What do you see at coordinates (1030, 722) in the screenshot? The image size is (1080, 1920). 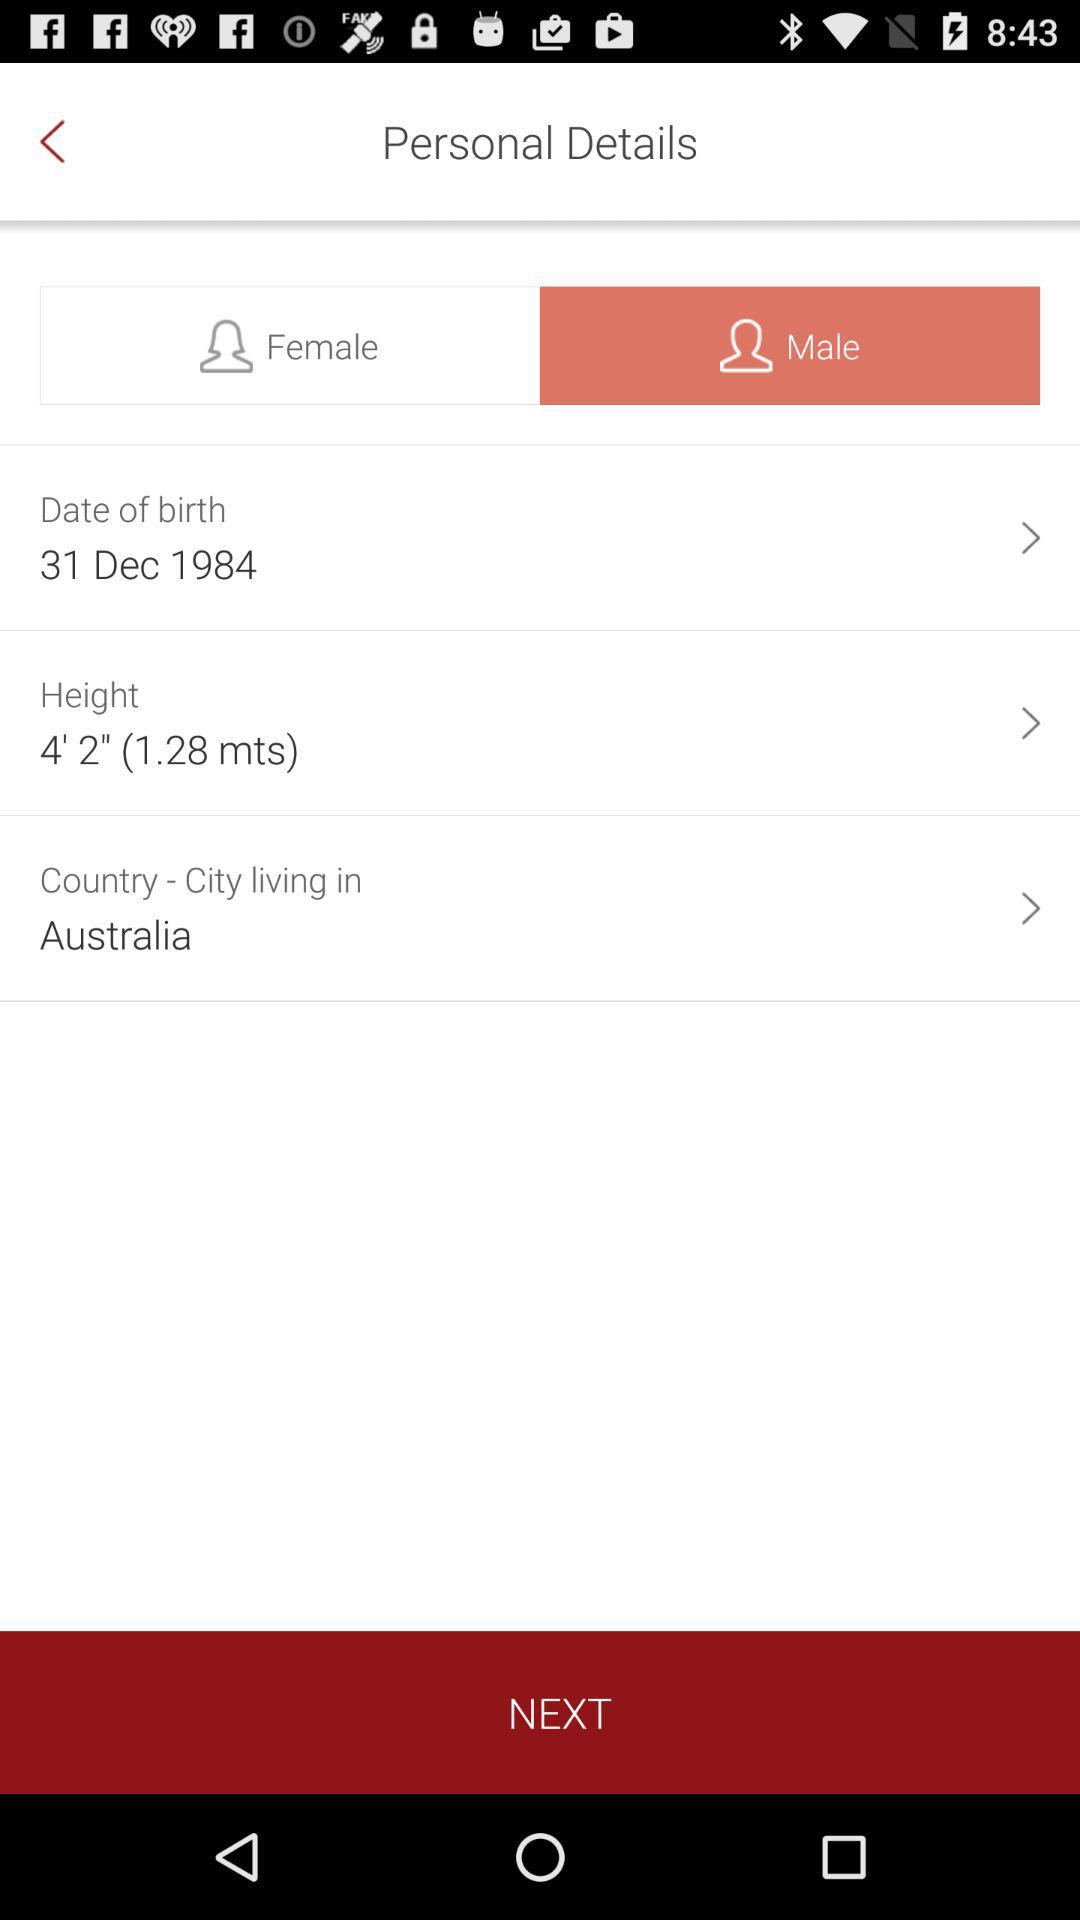 I see `the app next to 4 2 1` at bounding box center [1030, 722].